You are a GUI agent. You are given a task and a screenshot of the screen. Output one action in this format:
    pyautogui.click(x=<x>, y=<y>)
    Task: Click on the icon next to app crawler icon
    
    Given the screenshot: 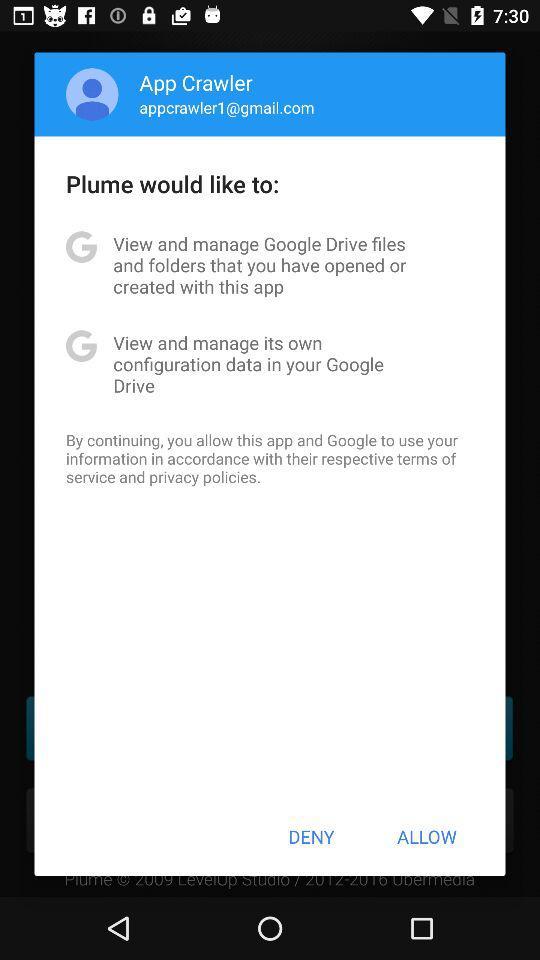 What is the action you would take?
    pyautogui.click(x=91, y=94)
    